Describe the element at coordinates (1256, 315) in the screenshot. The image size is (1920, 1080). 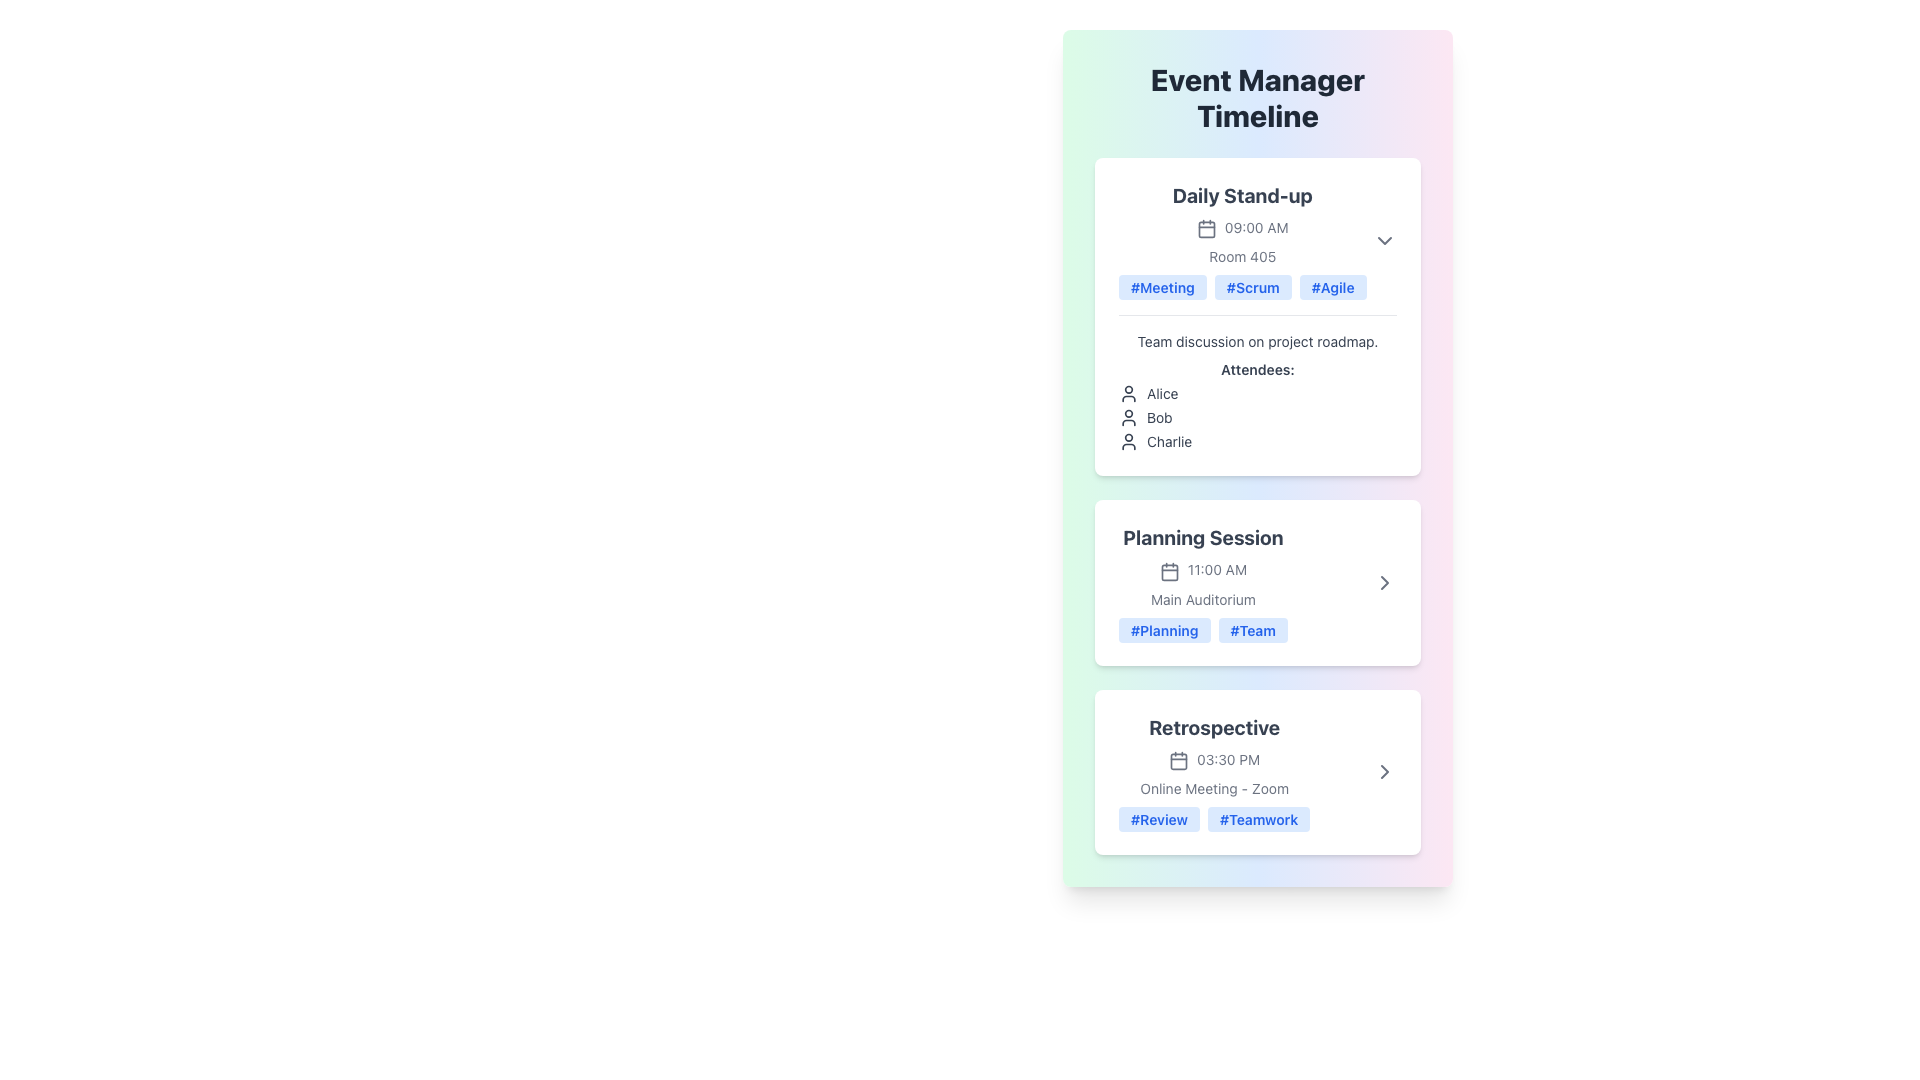
I see `topmost event card in the 'Event Manager Timeline' to view its details, which include title, time, location, tags, and attendee list` at that location.